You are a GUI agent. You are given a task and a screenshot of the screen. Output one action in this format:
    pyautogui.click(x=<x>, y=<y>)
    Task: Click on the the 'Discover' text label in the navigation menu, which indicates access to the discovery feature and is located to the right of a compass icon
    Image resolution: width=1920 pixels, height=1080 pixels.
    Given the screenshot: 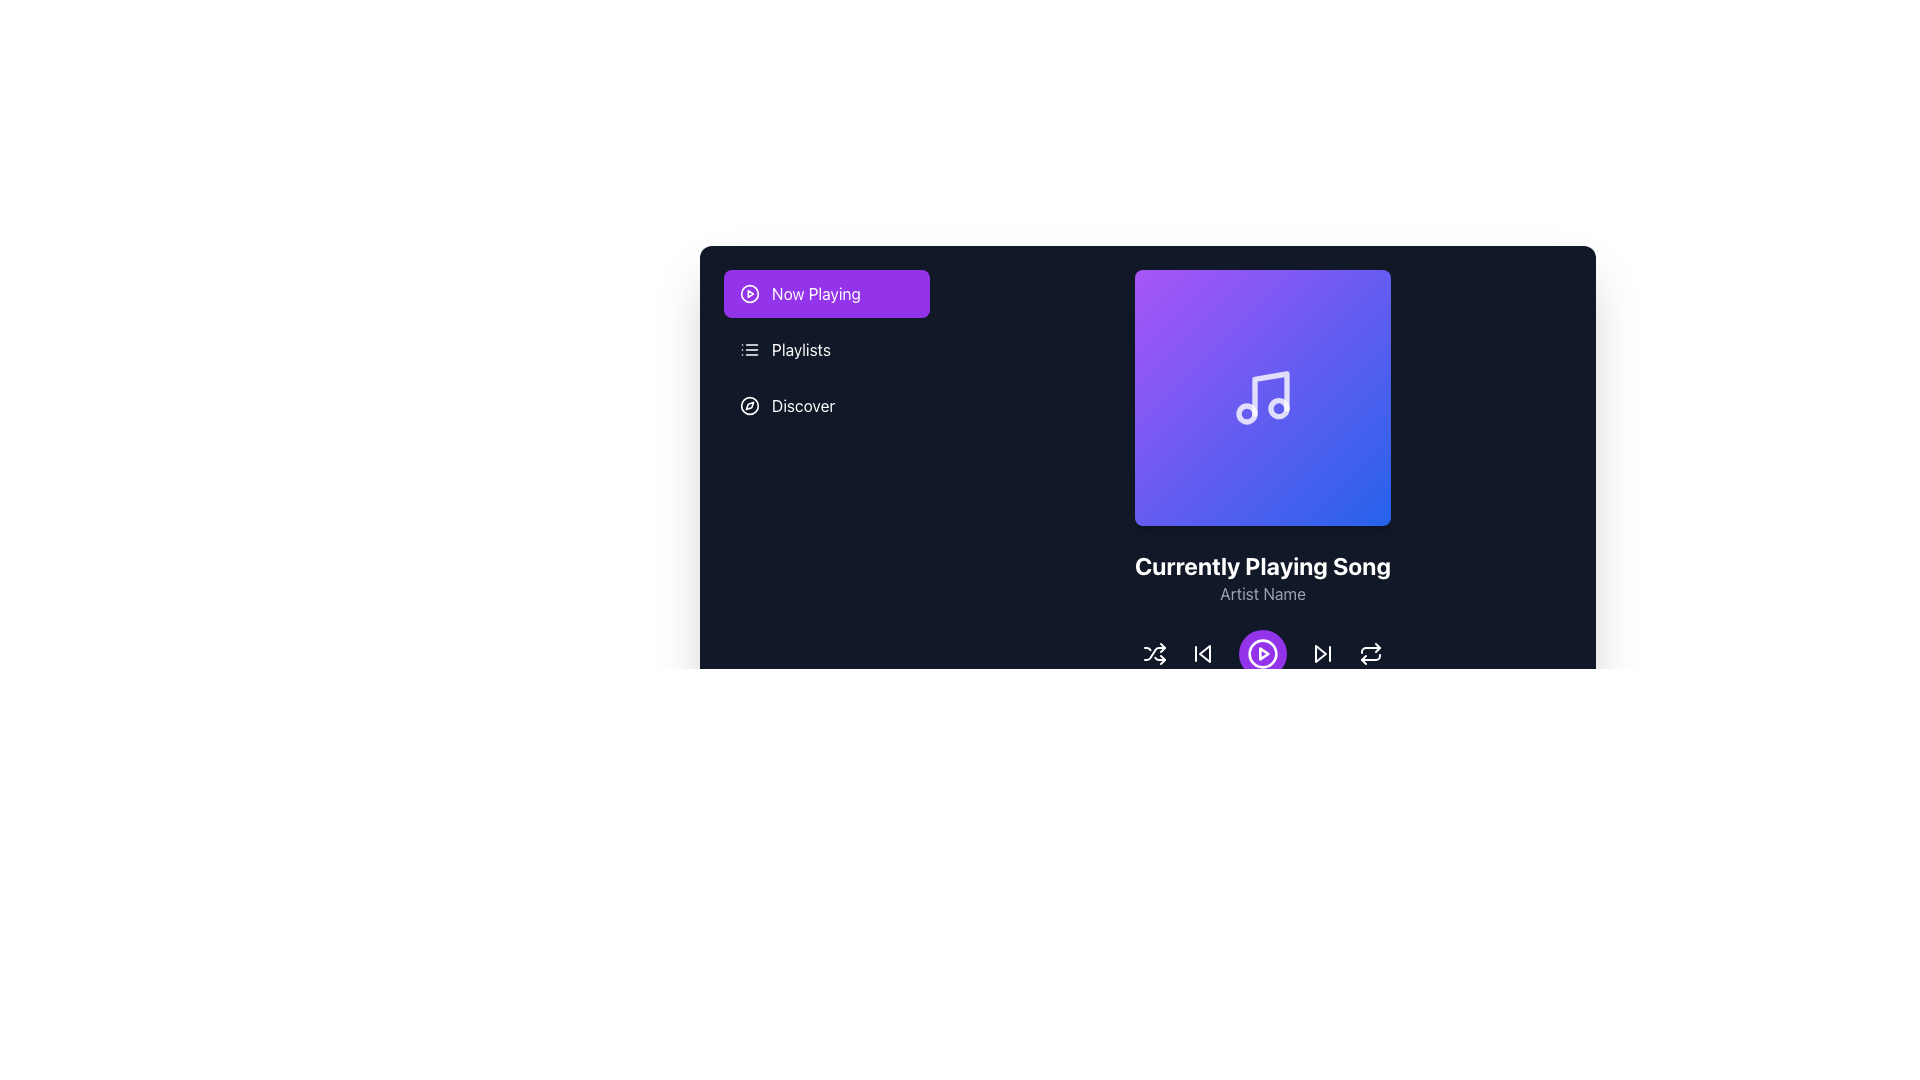 What is the action you would take?
    pyautogui.click(x=803, y=405)
    